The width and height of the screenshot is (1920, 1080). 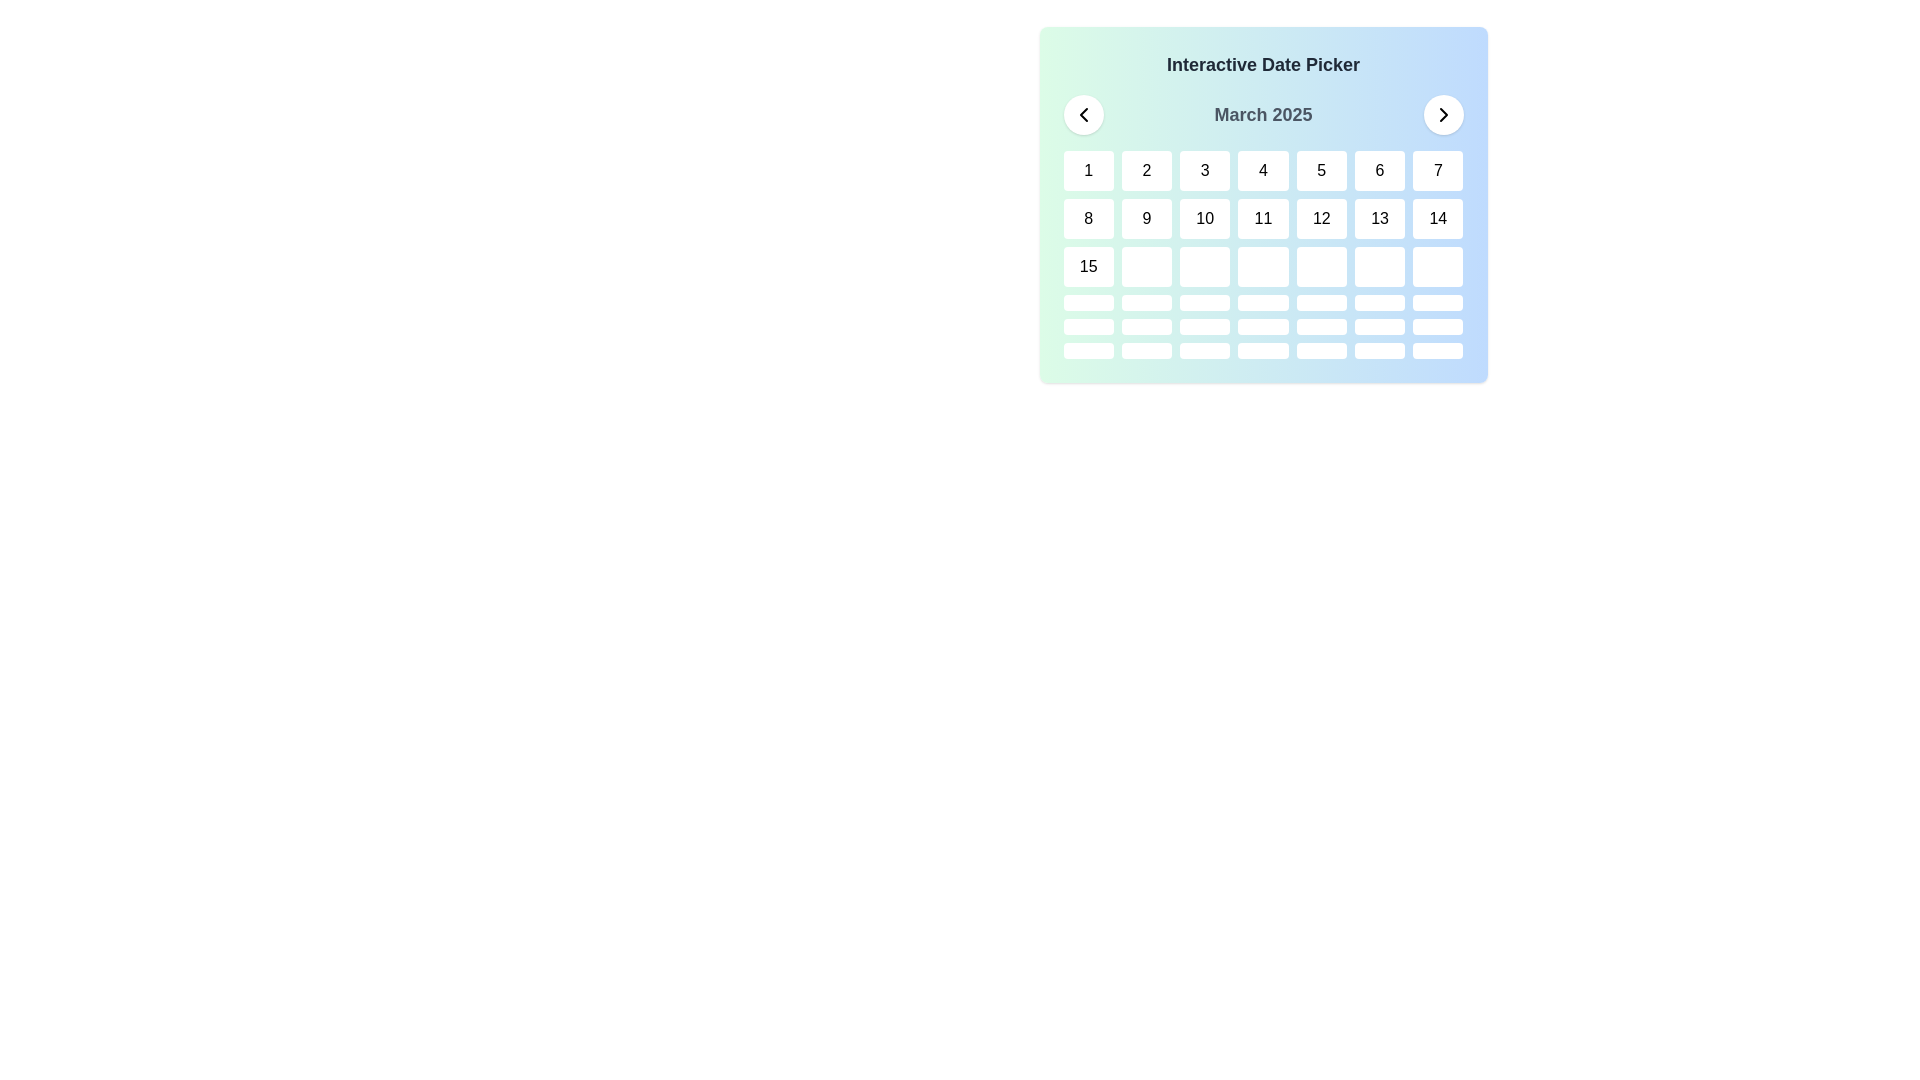 What do you see at coordinates (1262, 219) in the screenshot?
I see `the button displaying the number '11' in the March 2025 calendar grid to interact with accessibility tools` at bounding box center [1262, 219].